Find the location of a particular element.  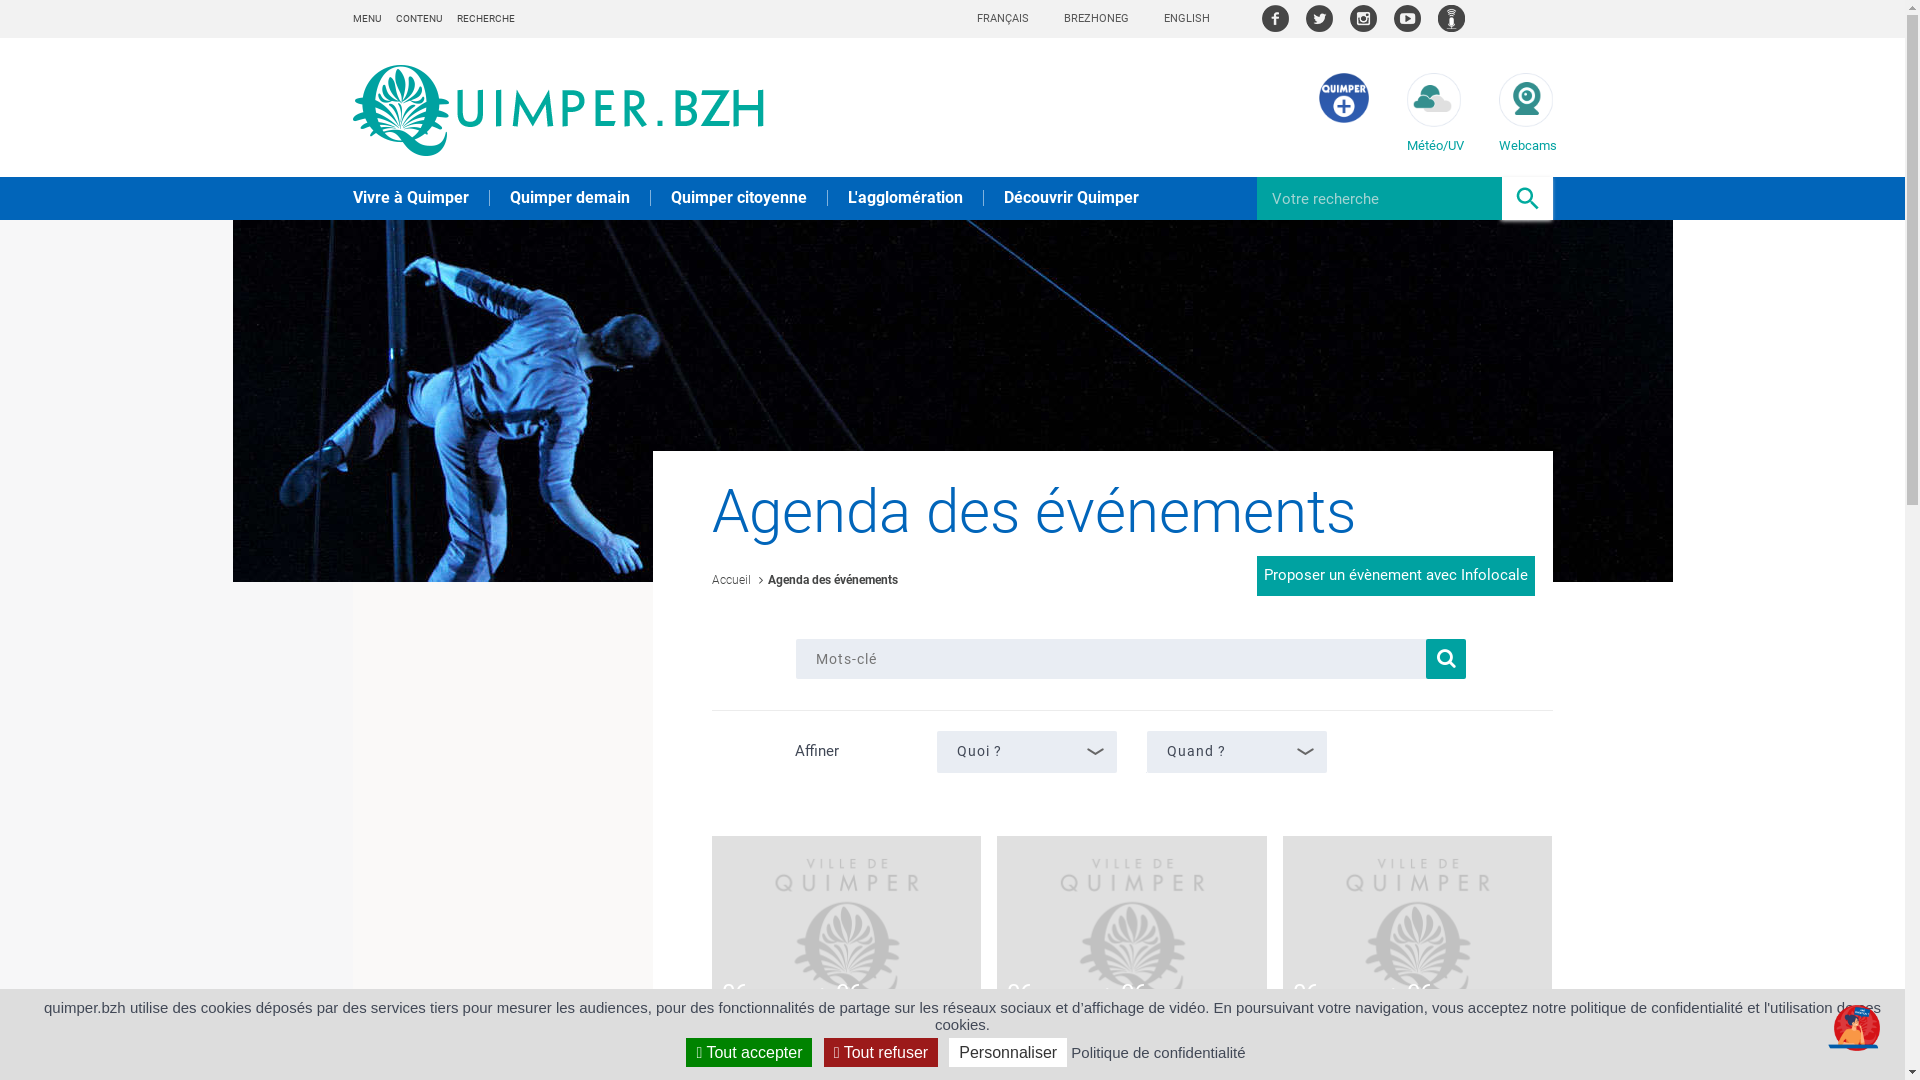

'RECHERCHE' is located at coordinates (484, 18).